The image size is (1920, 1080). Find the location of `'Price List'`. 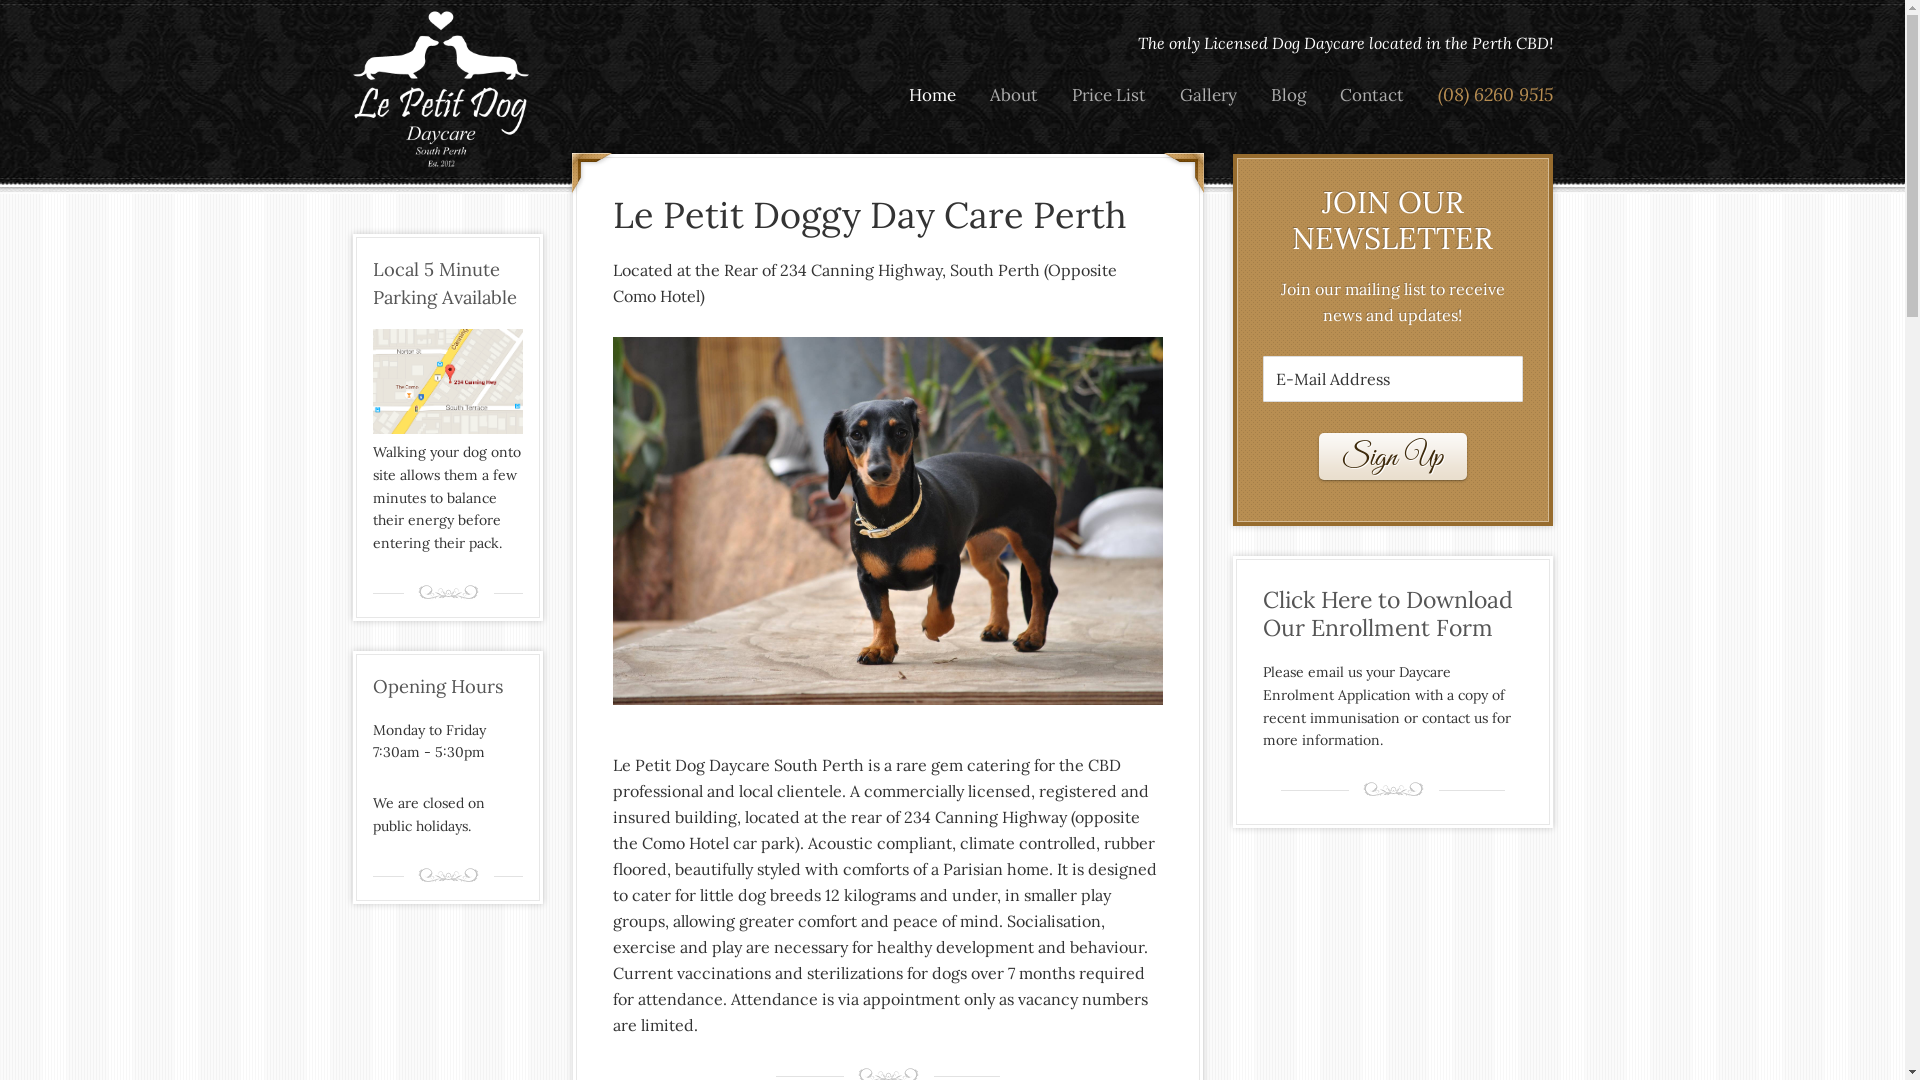

'Price List' is located at coordinates (1107, 95).